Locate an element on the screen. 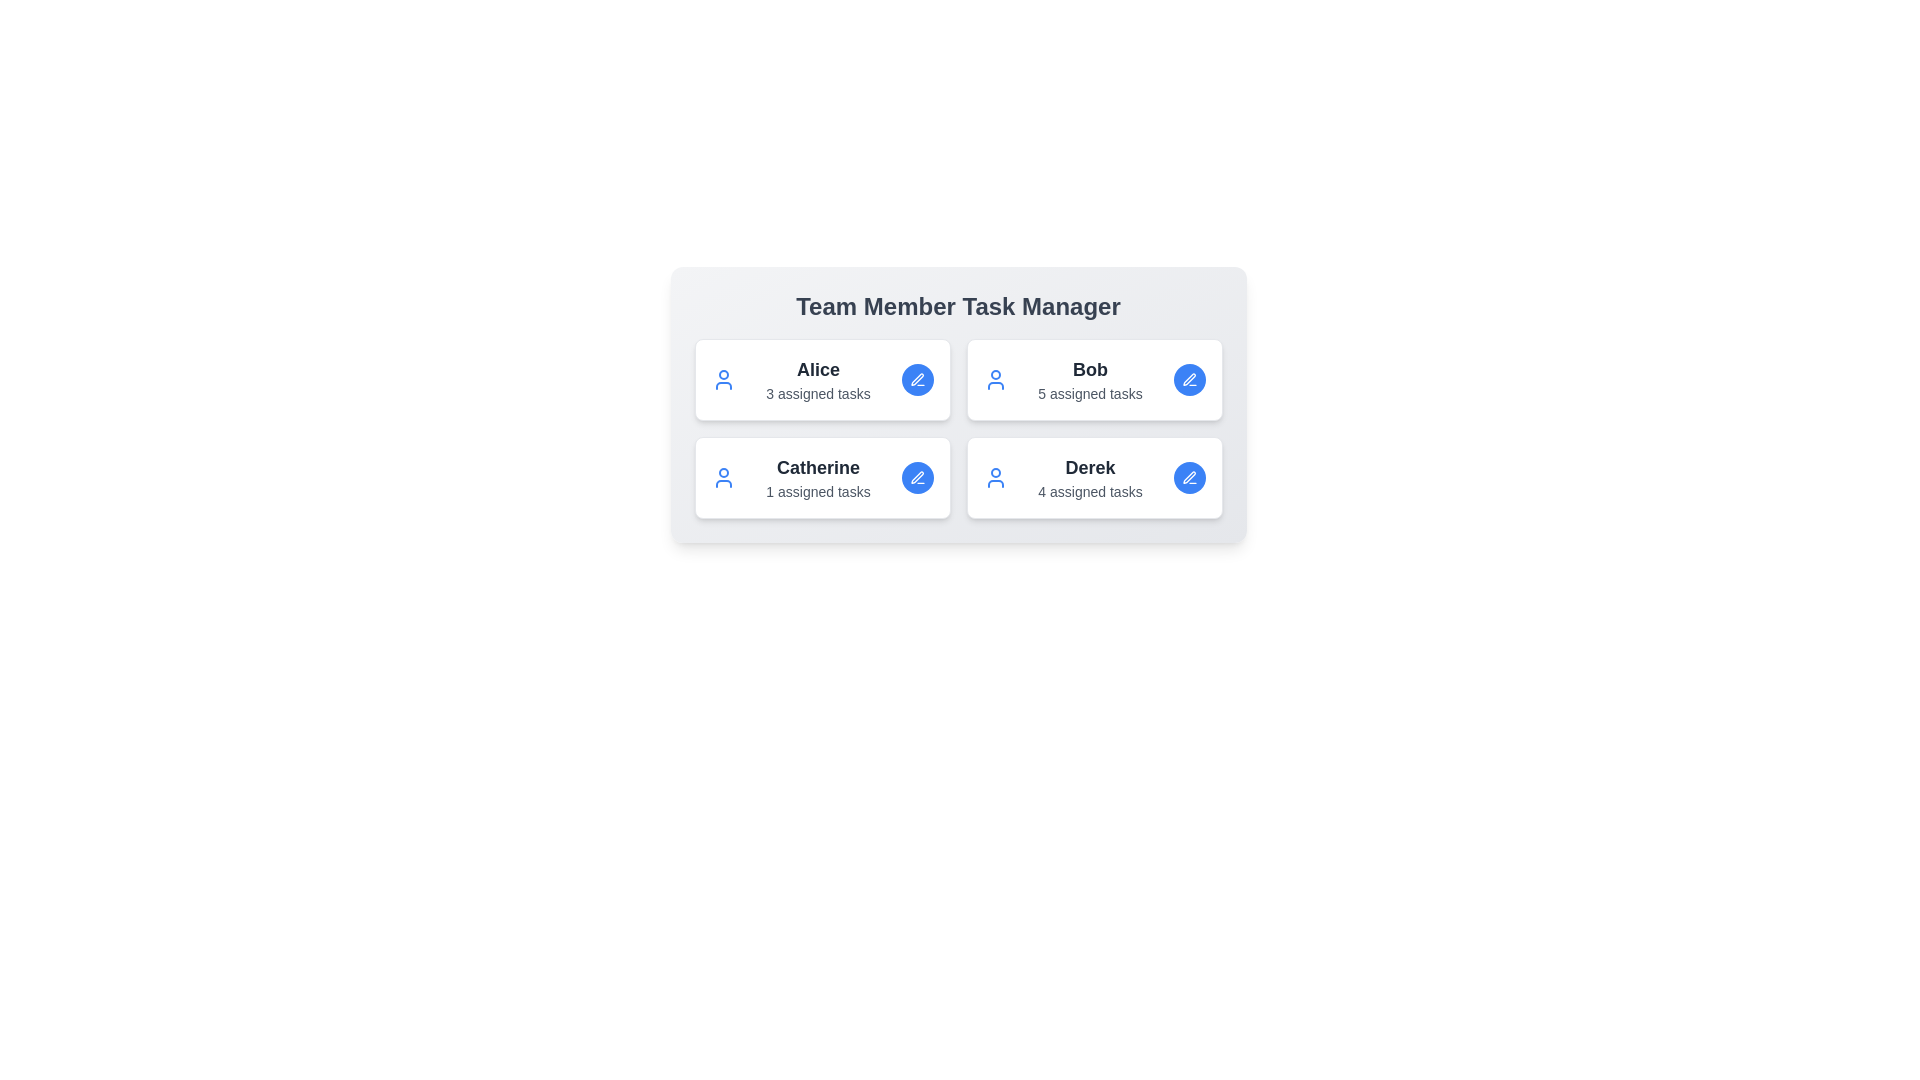 Image resolution: width=1920 pixels, height=1080 pixels. the card of team member Catherine is located at coordinates (822, 478).